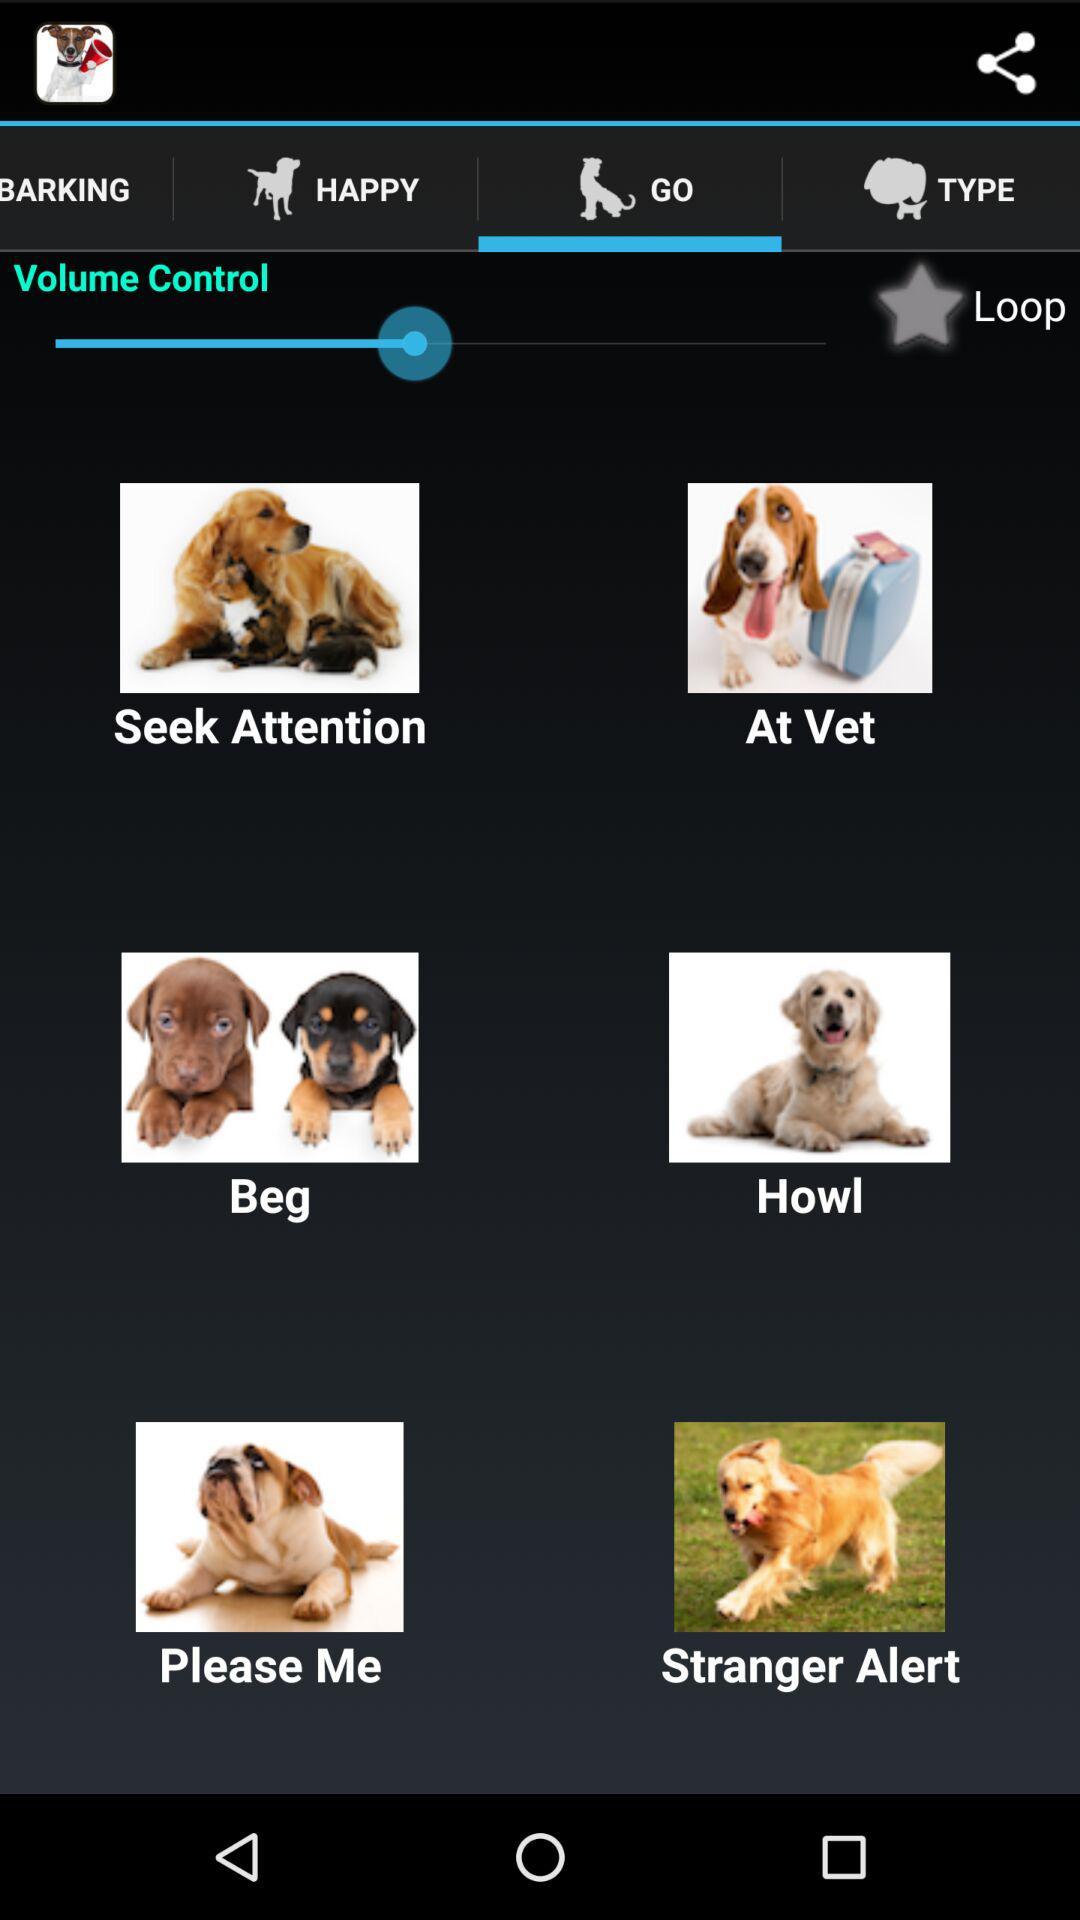  What do you see at coordinates (270, 1088) in the screenshot?
I see `the beg` at bounding box center [270, 1088].